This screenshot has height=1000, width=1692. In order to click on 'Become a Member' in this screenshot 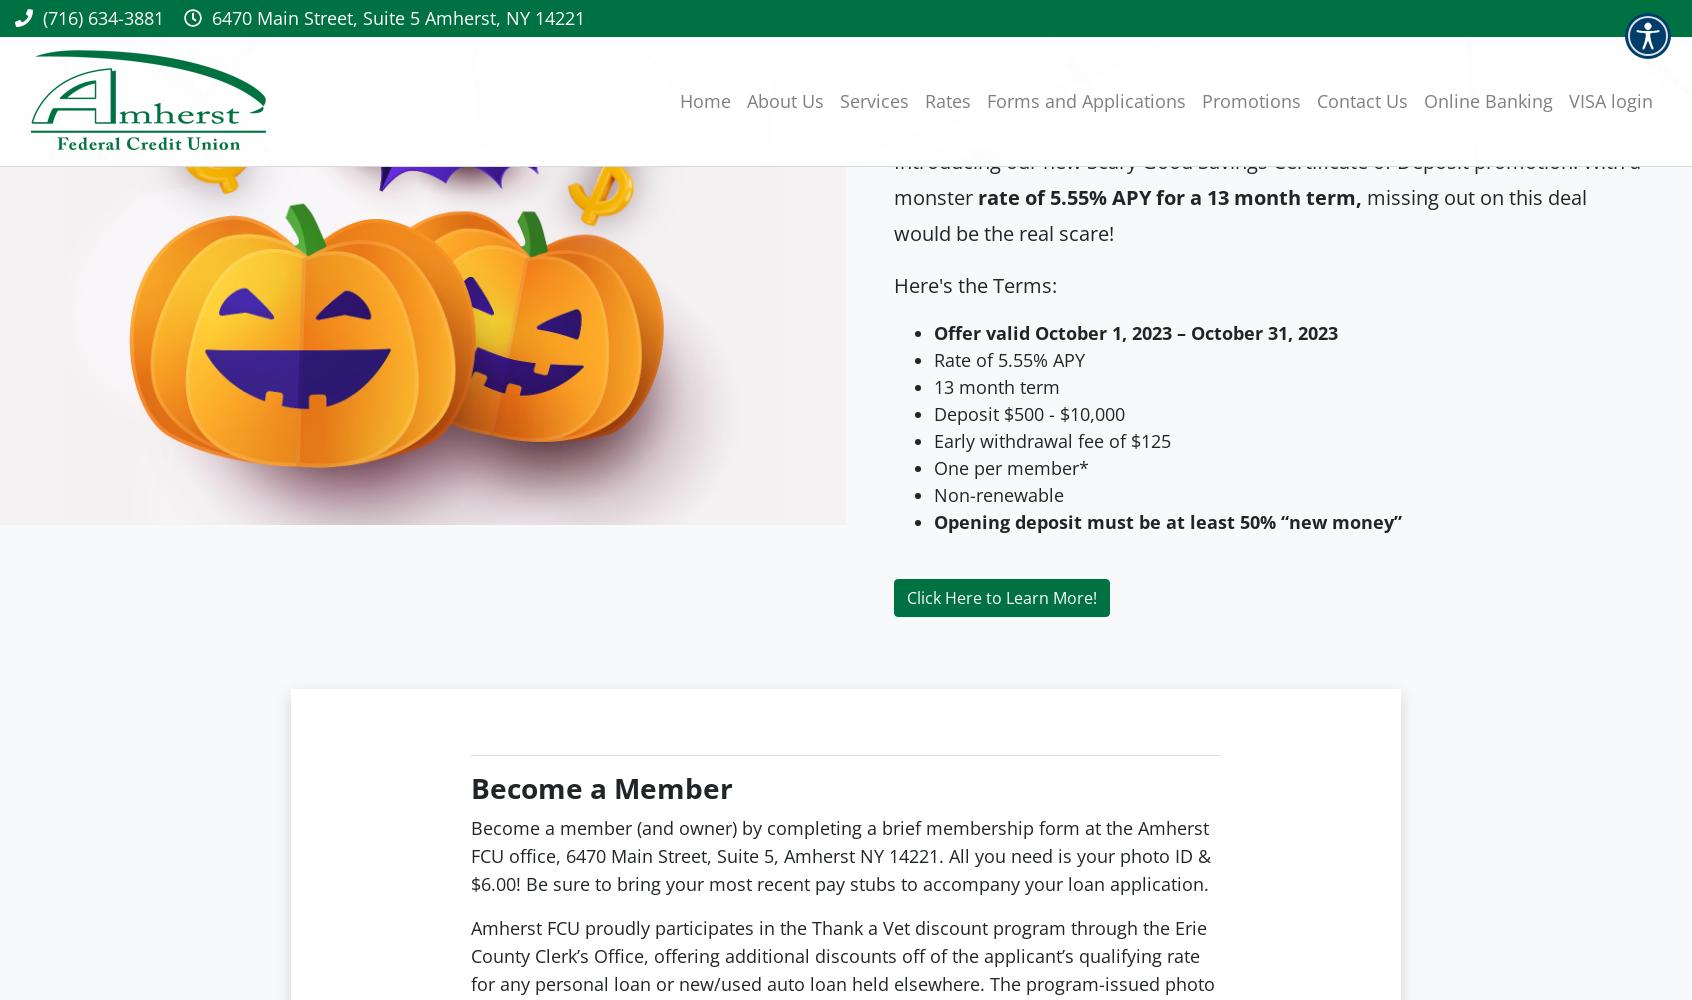, I will do `click(601, 788)`.